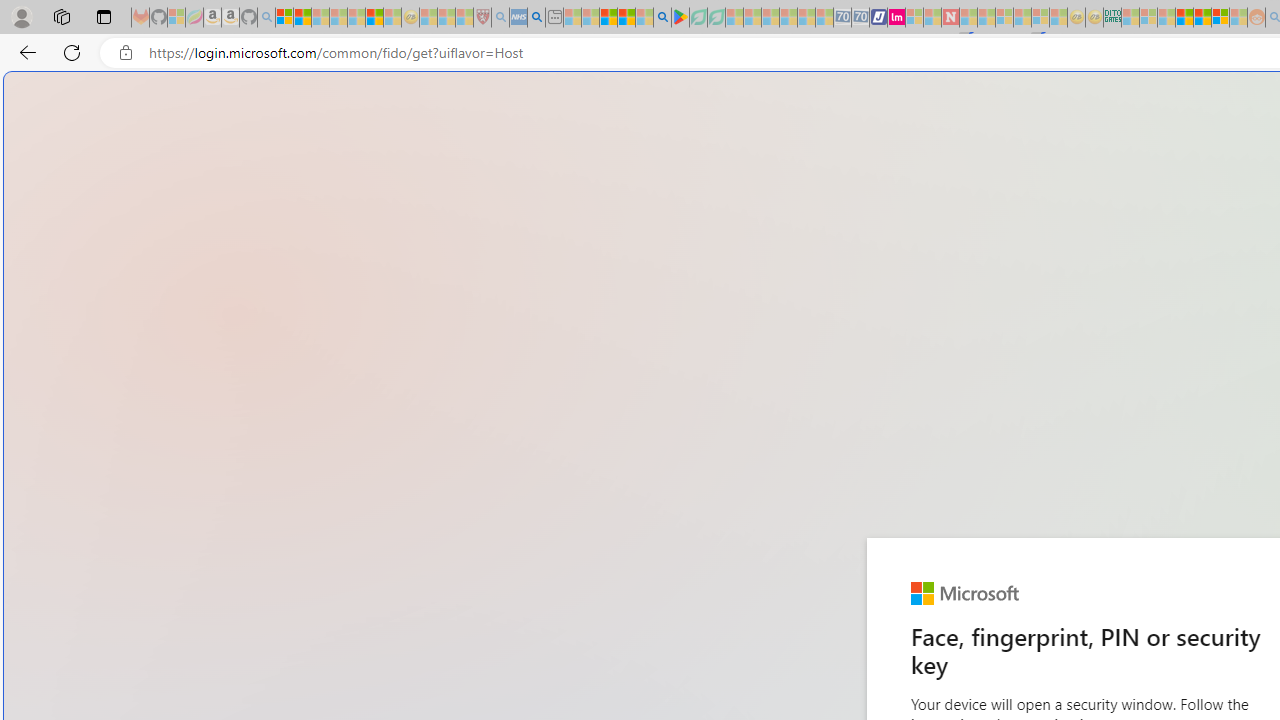 Image resolution: width=1280 pixels, height=720 pixels. I want to click on 'Latest Politics News & Archive | Newsweek.com - Sleeping', so click(949, 17).